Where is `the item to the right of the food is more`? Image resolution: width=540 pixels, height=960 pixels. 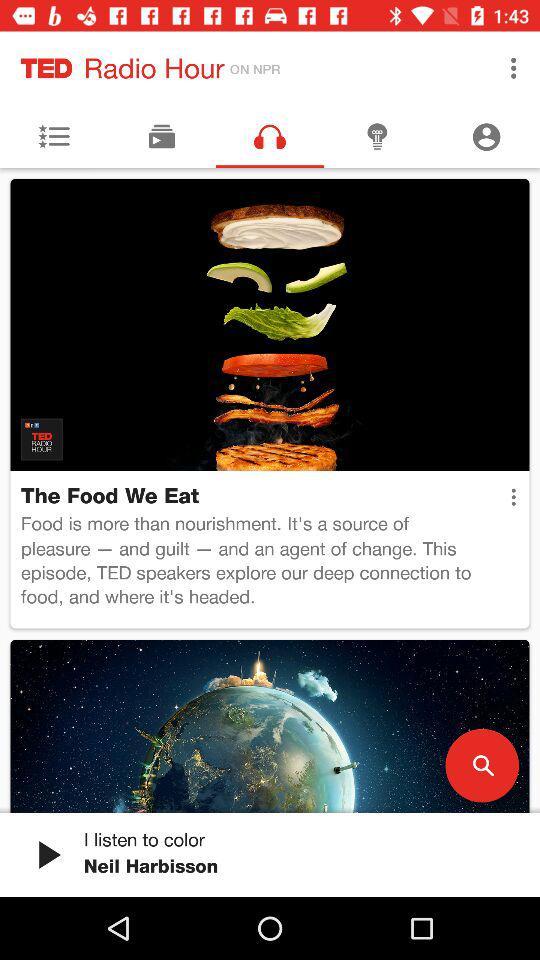
the item to the right of the food is more is located at coordinates (513, 496).